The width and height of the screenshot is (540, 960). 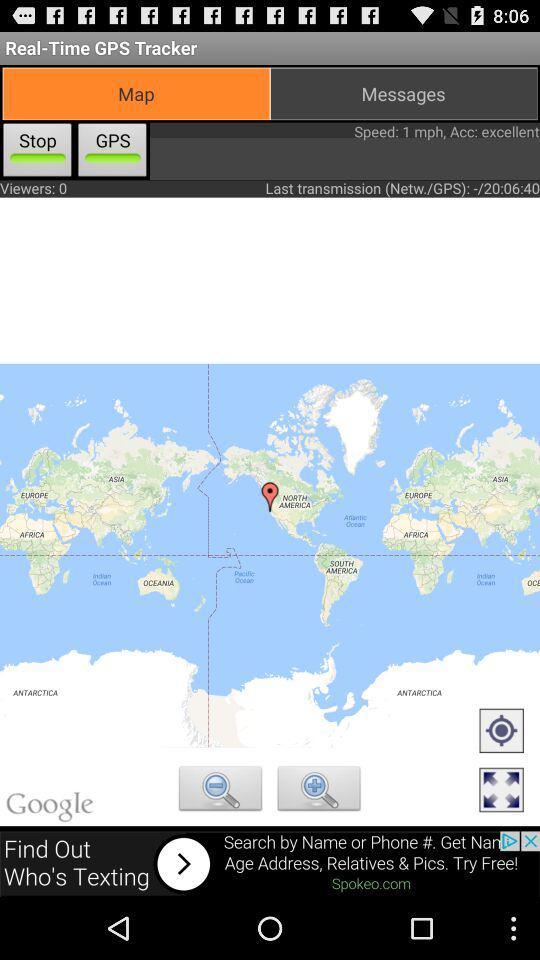 I want to click on the advertisement, so click(x=270, y=863).